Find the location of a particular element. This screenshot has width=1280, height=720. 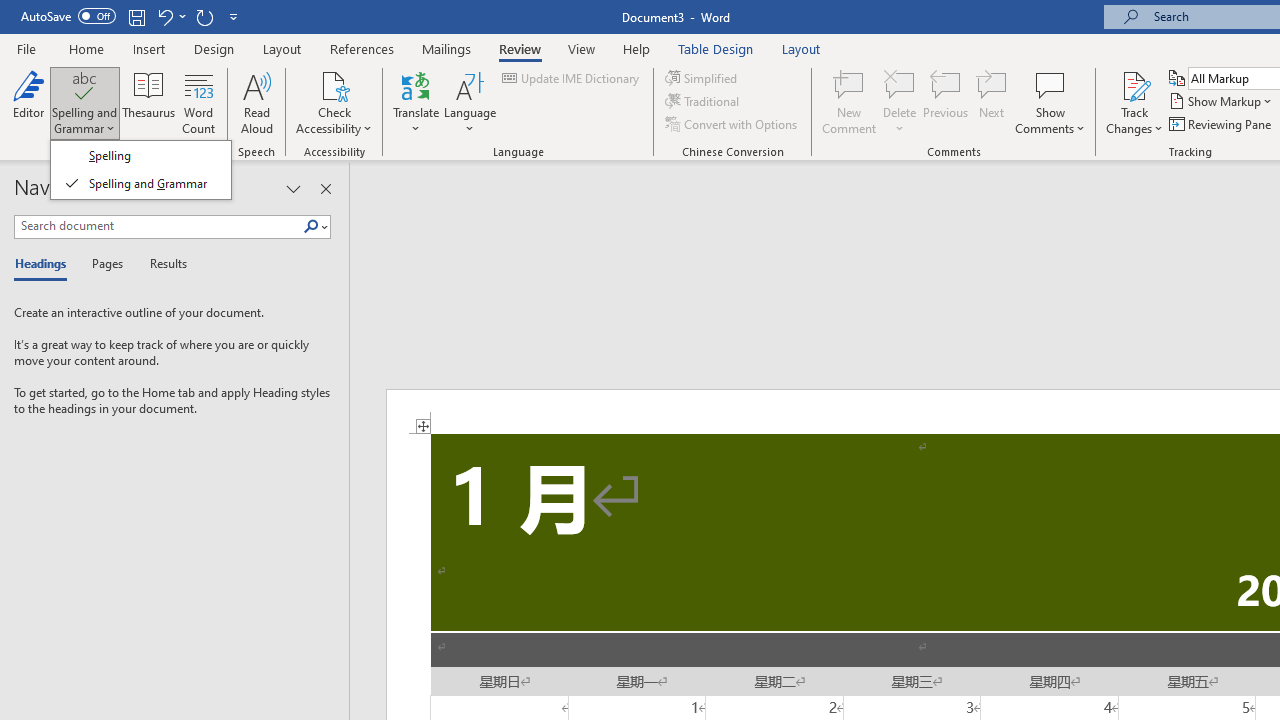

'Convert with Options...' is located at coordinates (731, 124).